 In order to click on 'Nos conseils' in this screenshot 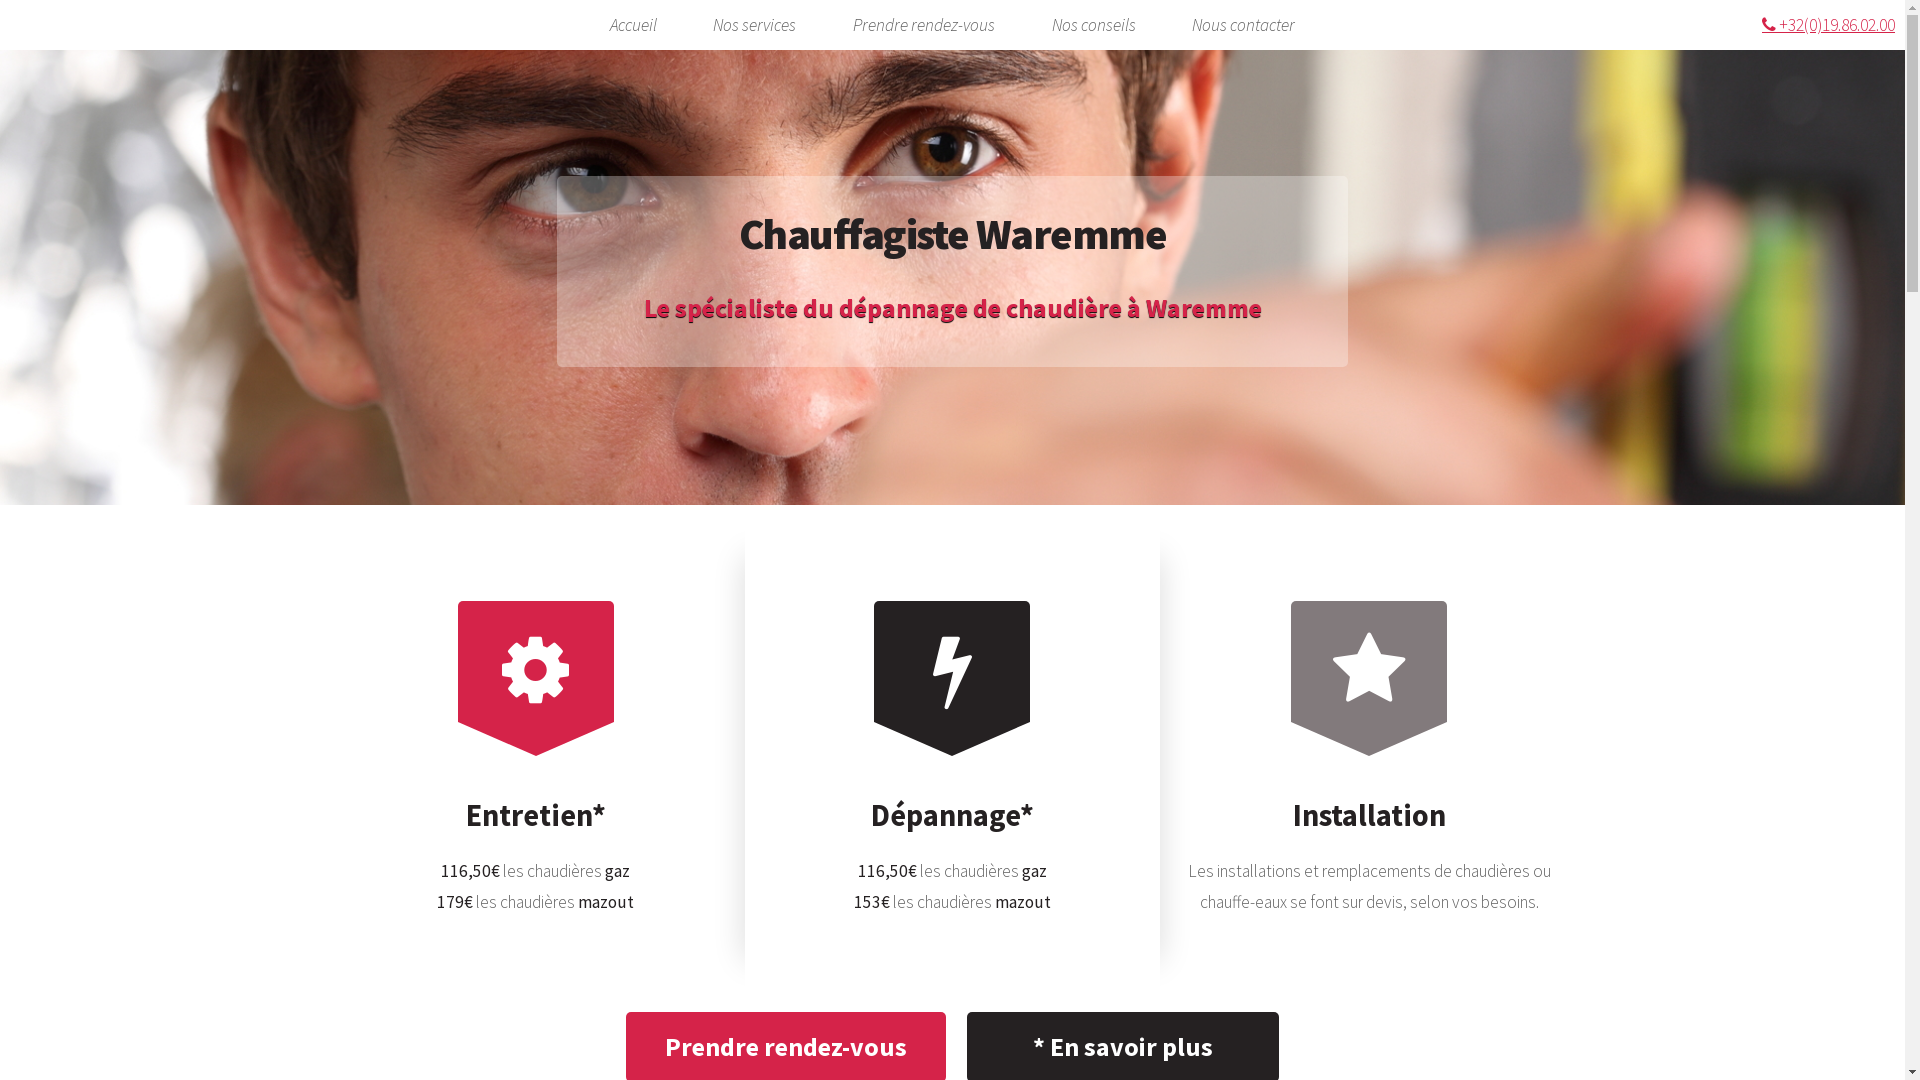, I will do `click(1093, 25)`.